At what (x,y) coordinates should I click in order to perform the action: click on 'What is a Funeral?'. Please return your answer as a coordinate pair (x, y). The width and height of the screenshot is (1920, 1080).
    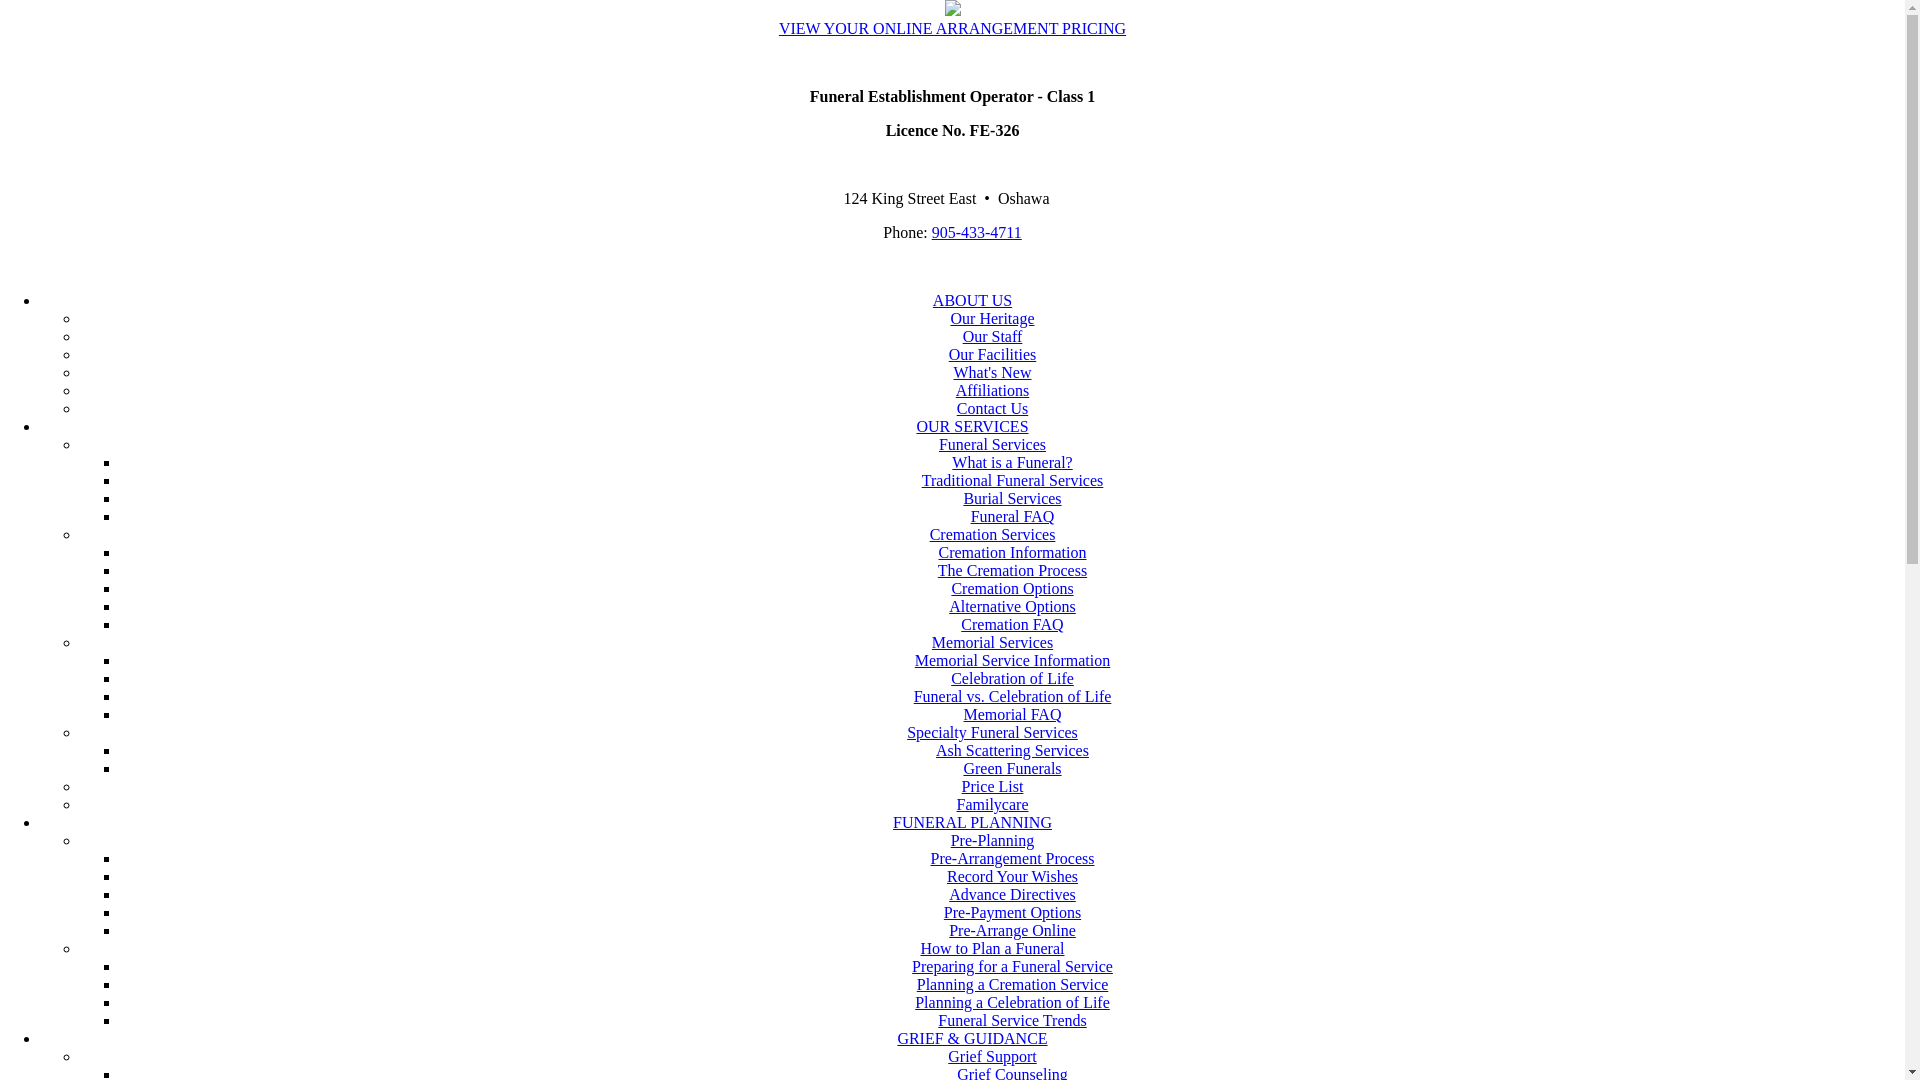
    Looking at the image, I should click on (1012, 462).